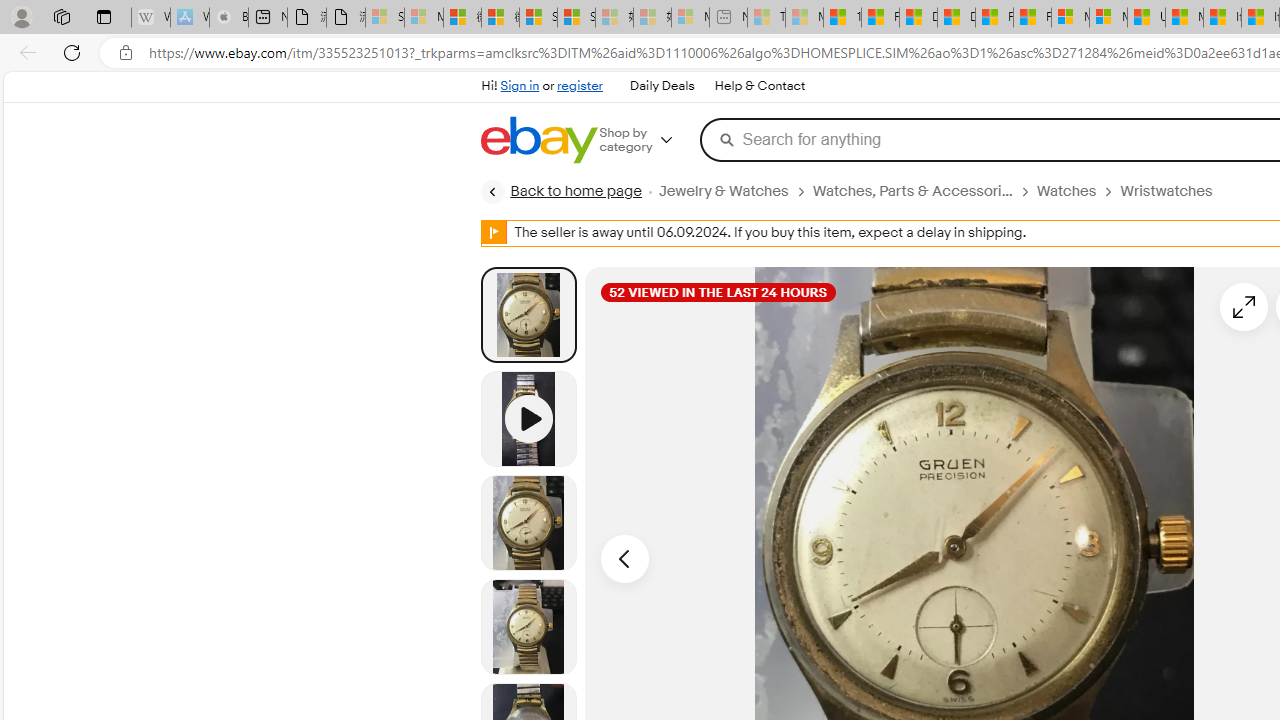  I want to click on 'Picture 1 of 13', so click(528, 314).